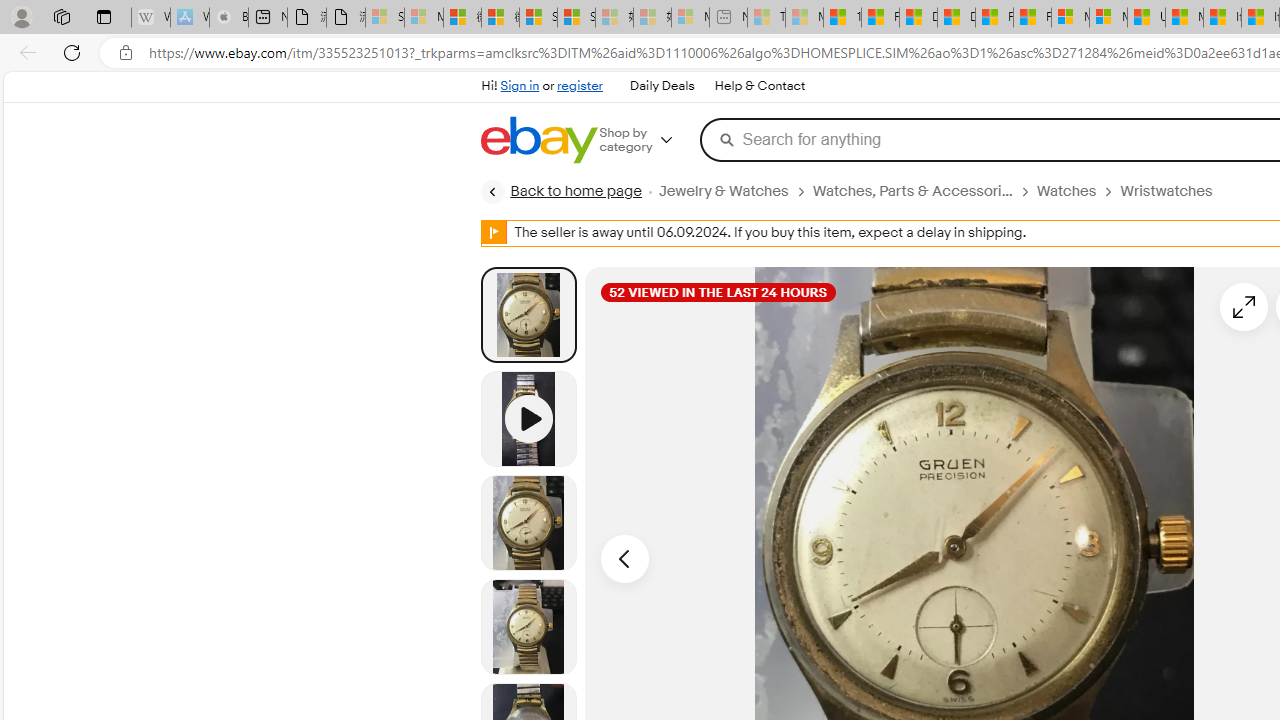  I want to click on 'Picture 1 of 13', so click(528, 314).